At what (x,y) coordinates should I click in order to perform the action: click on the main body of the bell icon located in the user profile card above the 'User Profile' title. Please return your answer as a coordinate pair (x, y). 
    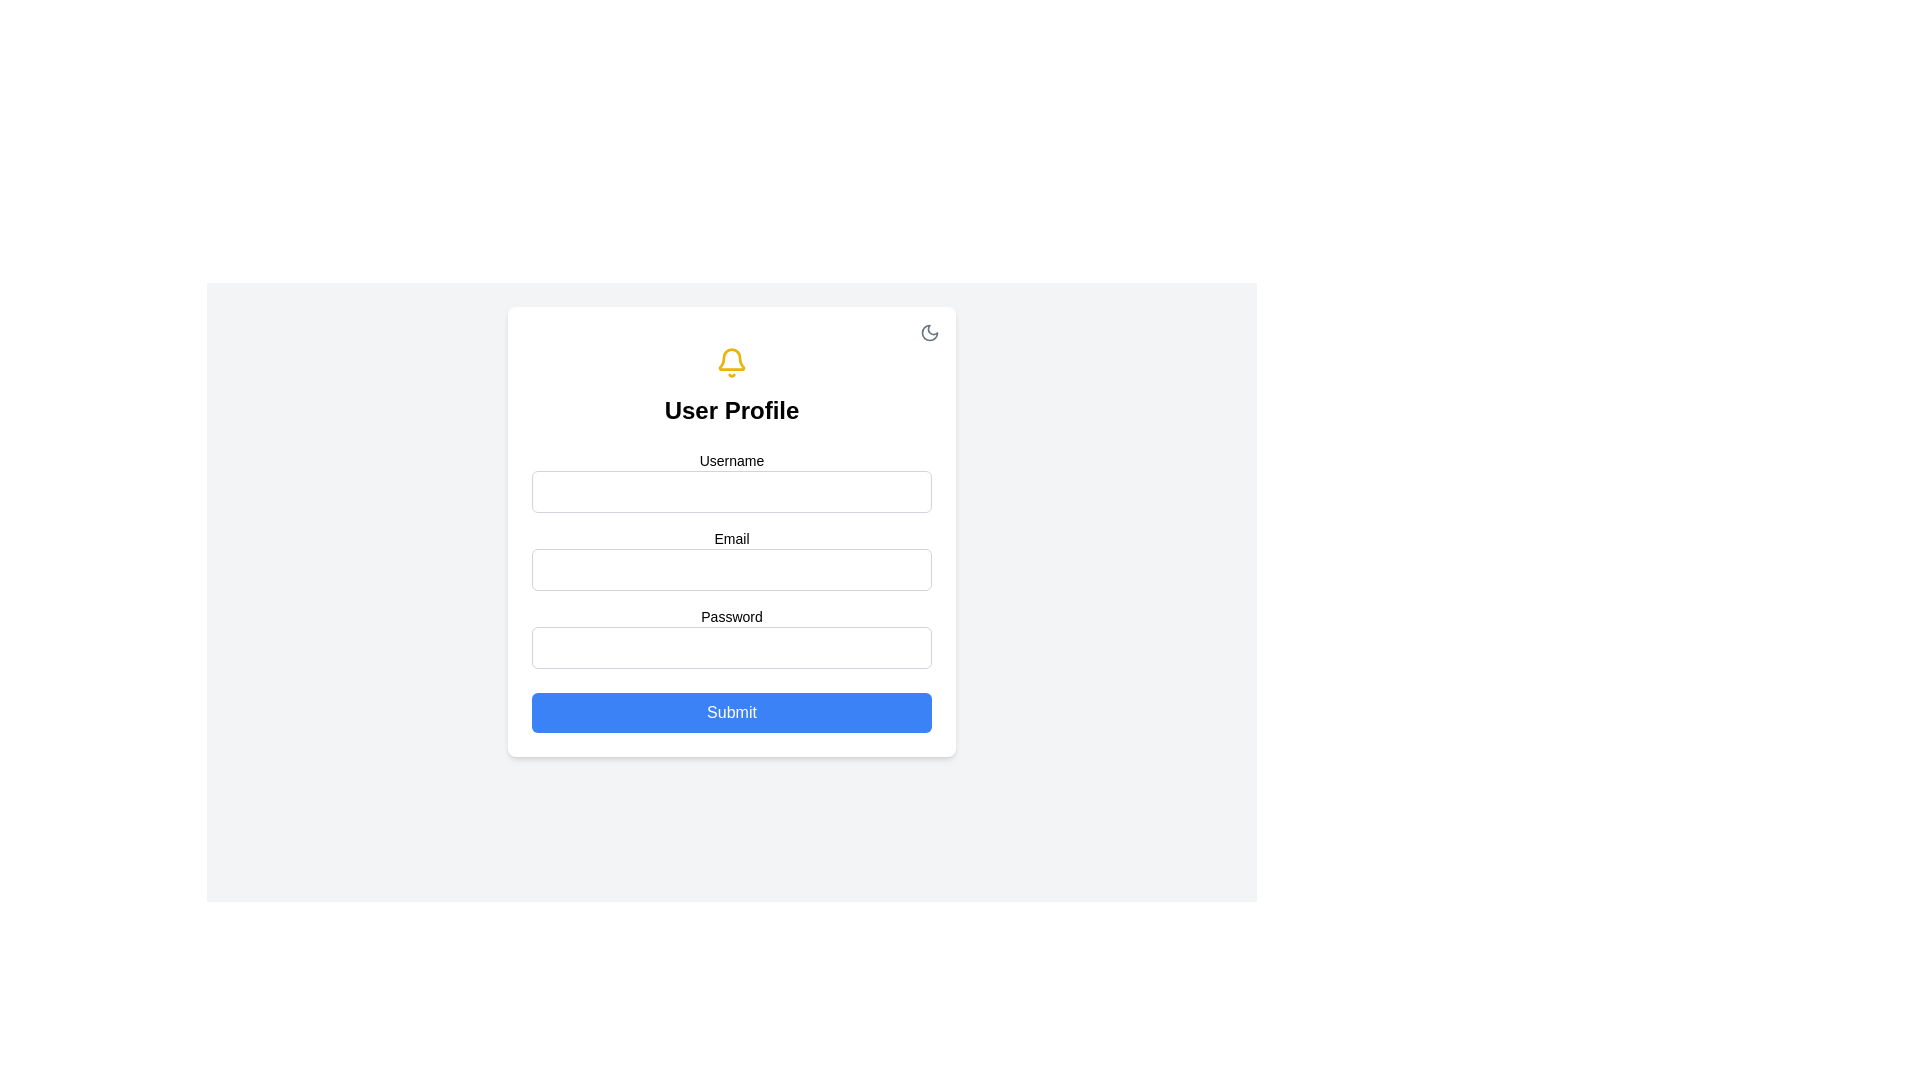
    Looking at the image, I should click on (730, 358).